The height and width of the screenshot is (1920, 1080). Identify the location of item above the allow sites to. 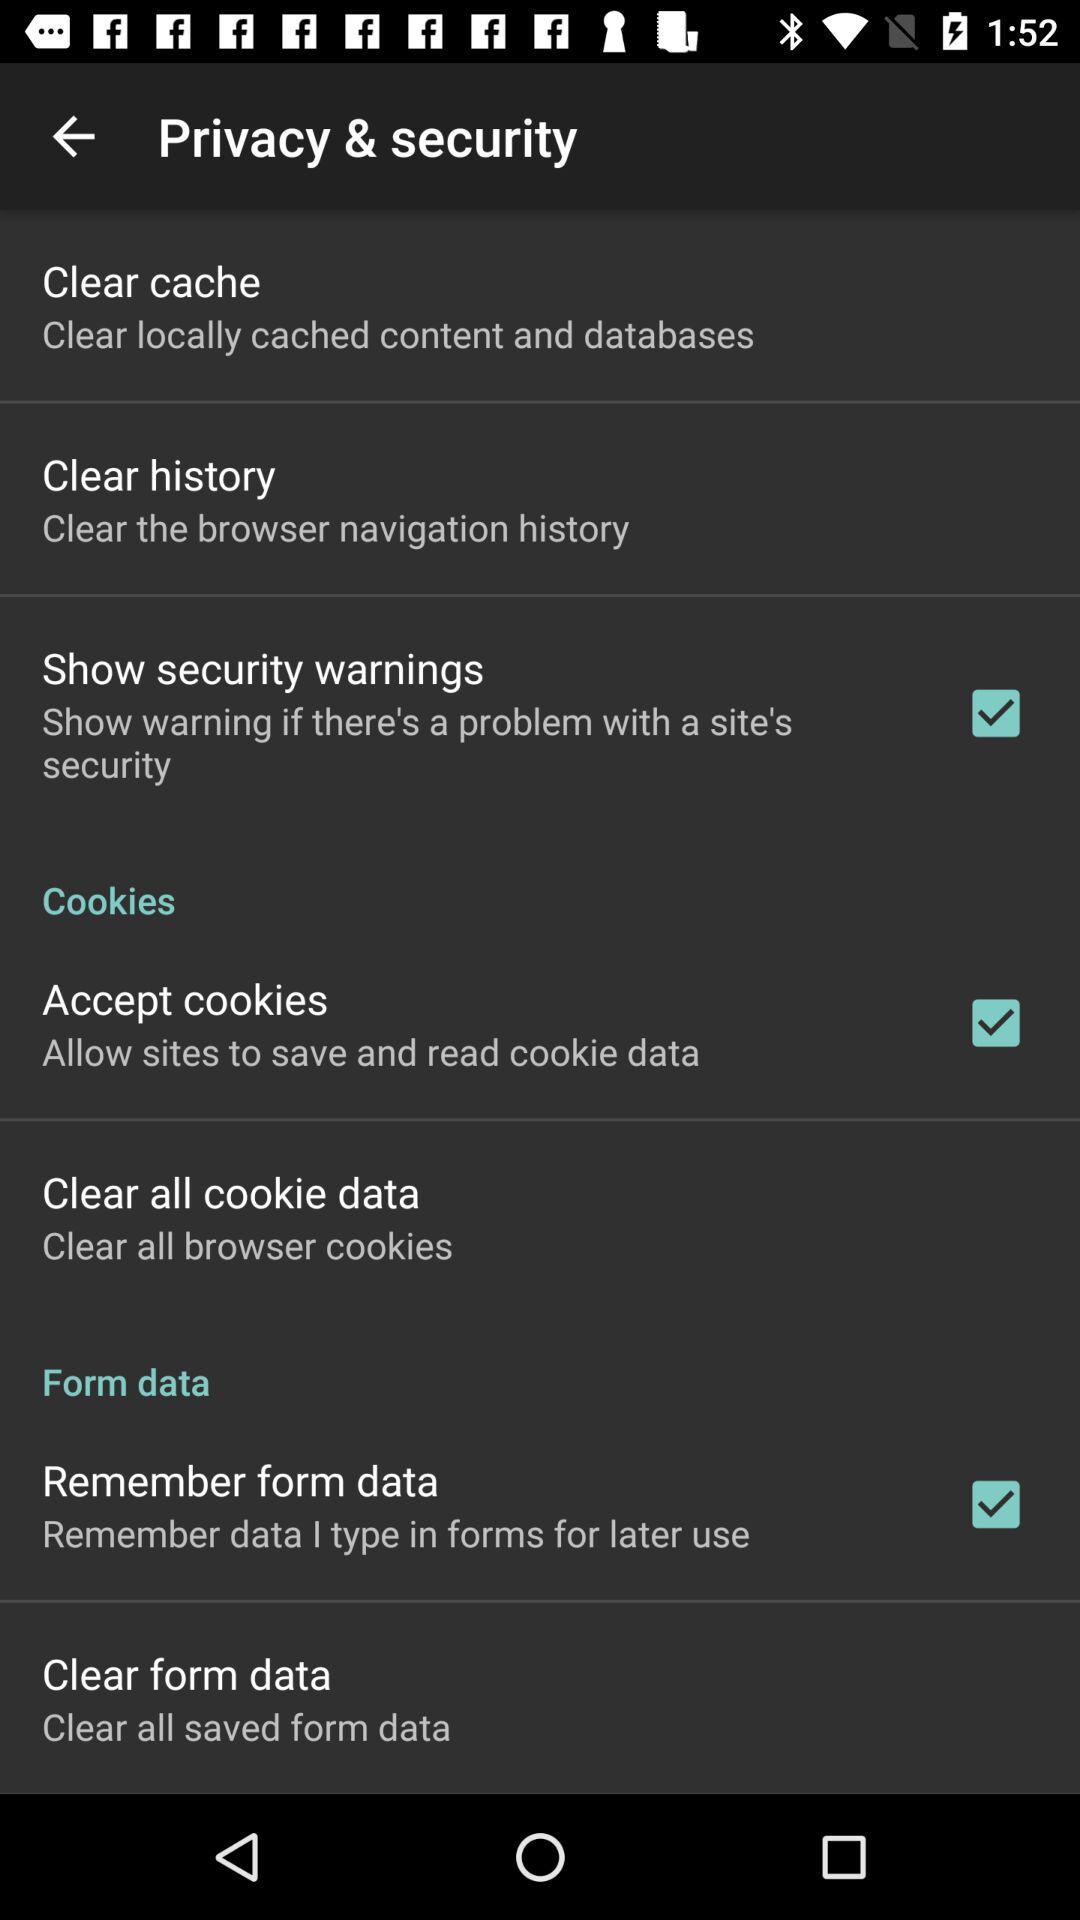
(185, 998).